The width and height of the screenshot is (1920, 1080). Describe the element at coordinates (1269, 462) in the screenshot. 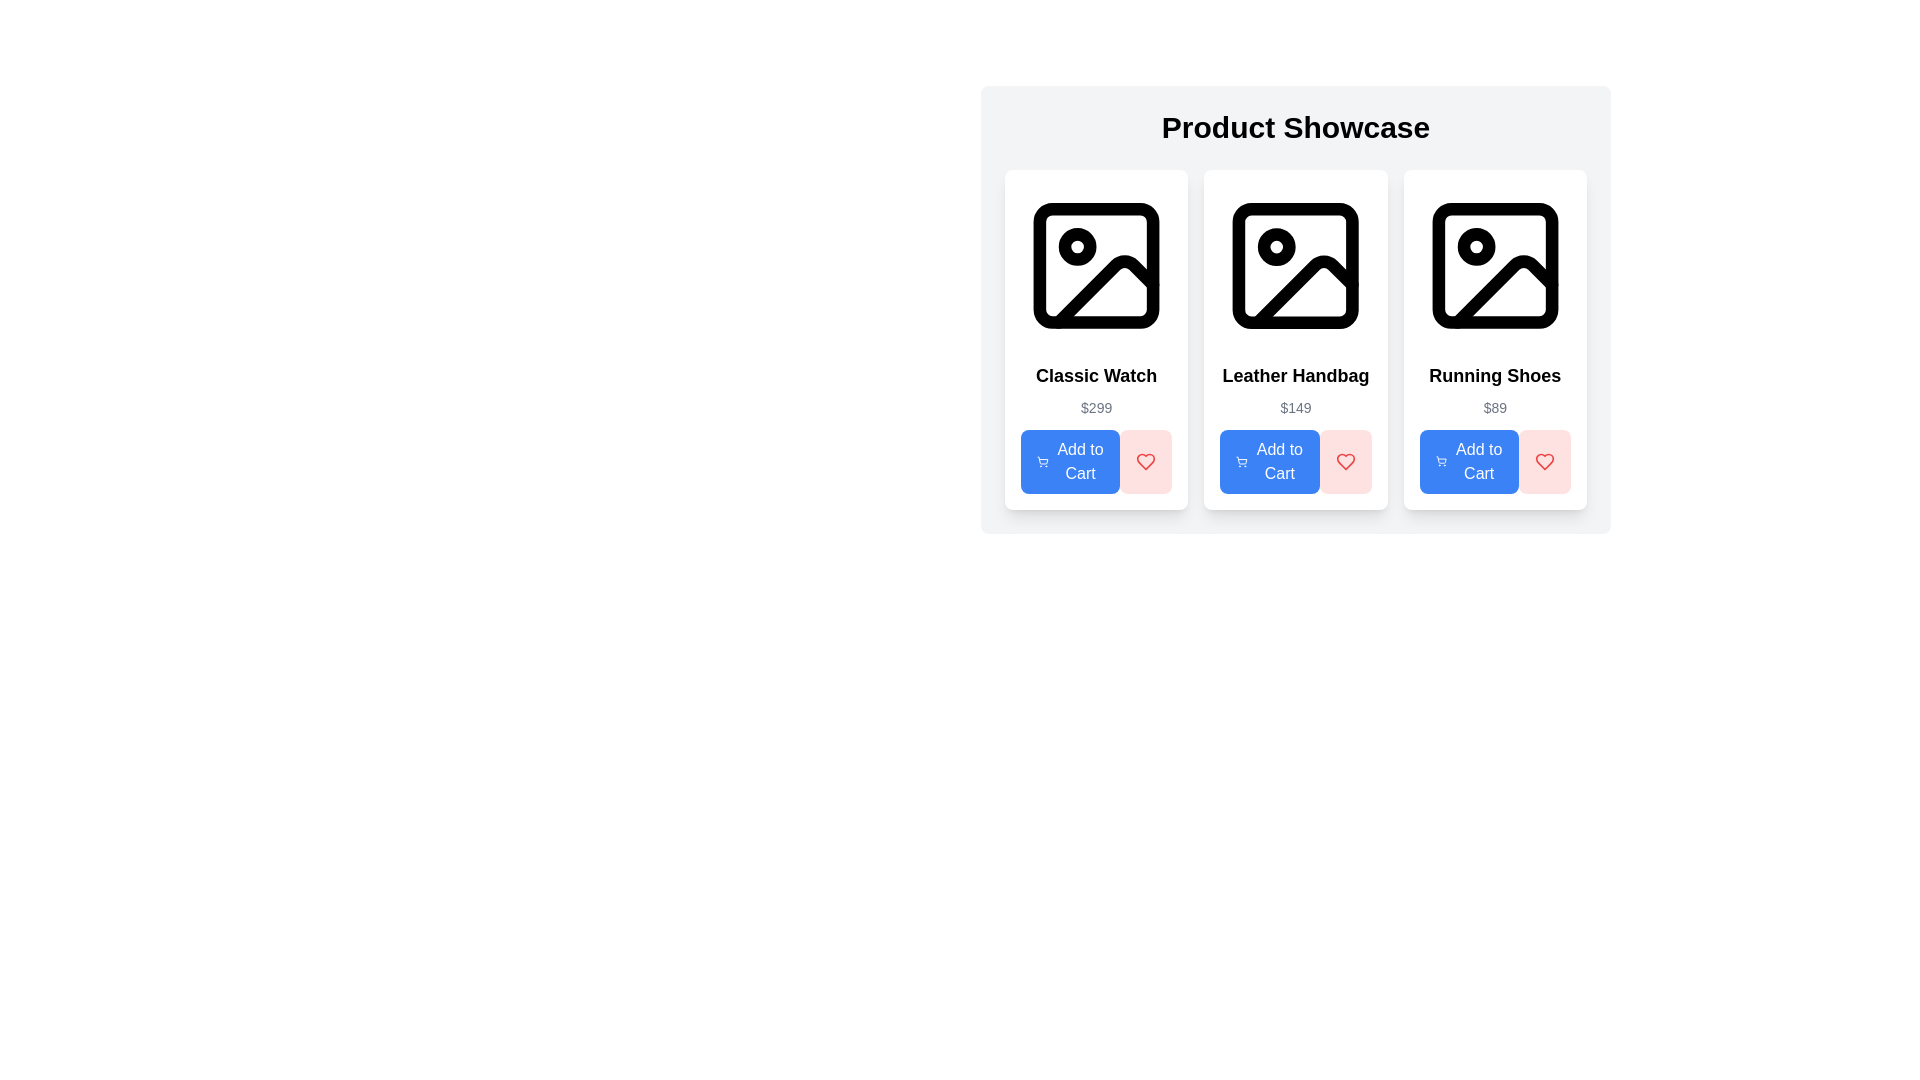

I see `the blue 'Add to Cart' button with a shopping cart icon` at that location.